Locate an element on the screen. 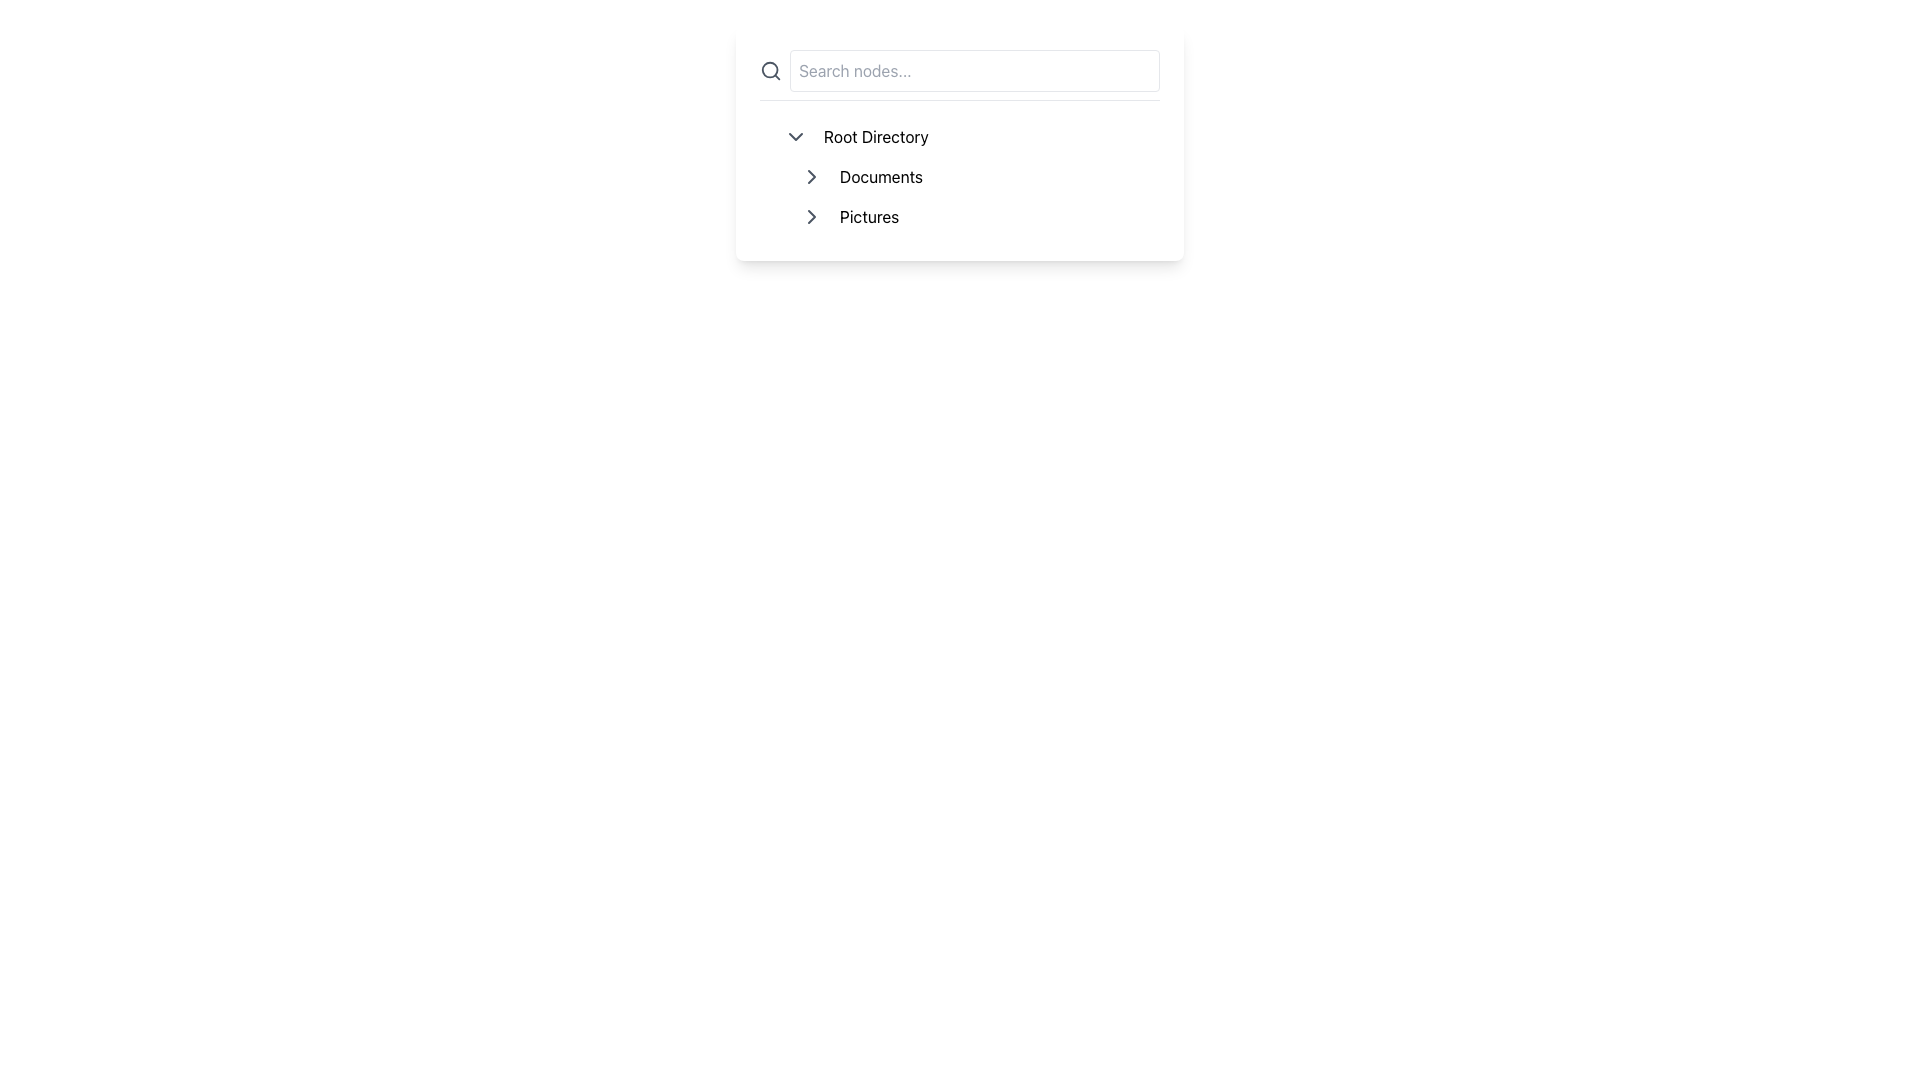 The width and height of the screenshot is (1920, 1080). the search icon located in the upper left section of the interface, which indicates the presence of a search feature is located at coordinates (770, 69).